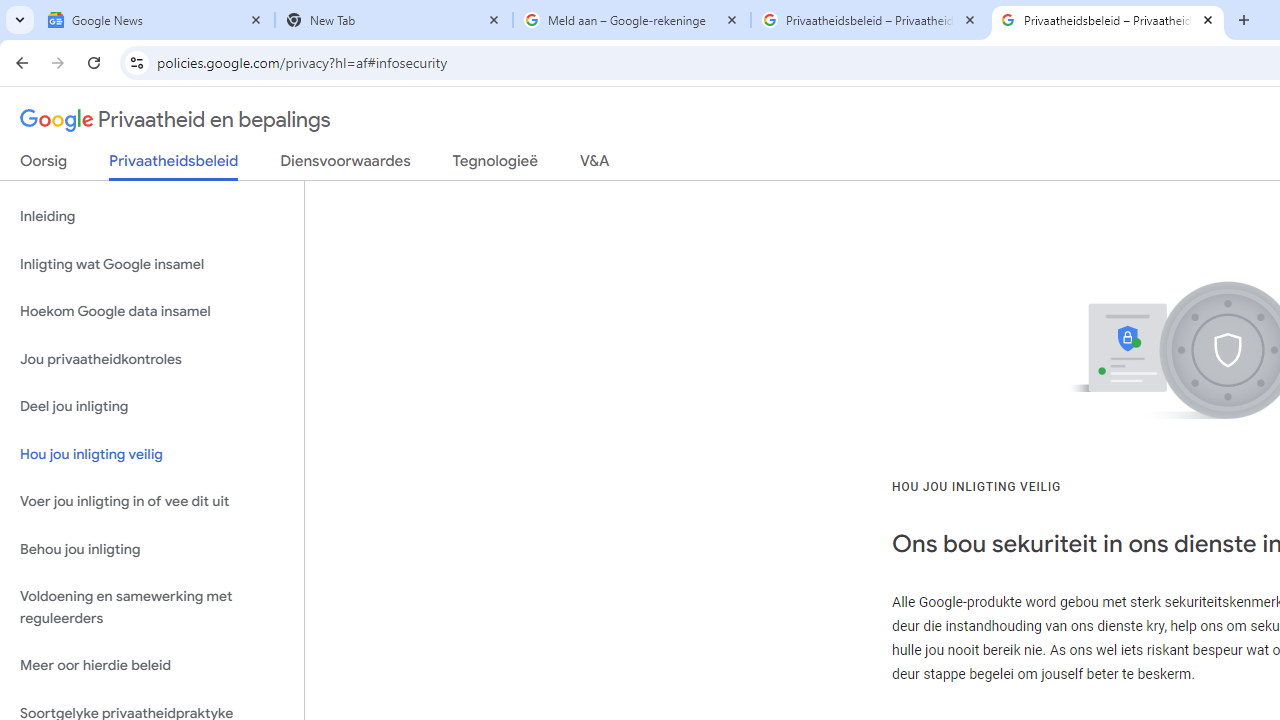  What do you see at coordinates (593, 164) in the screenshot?
I see `'V&A'` at bounding box center [593, 164].